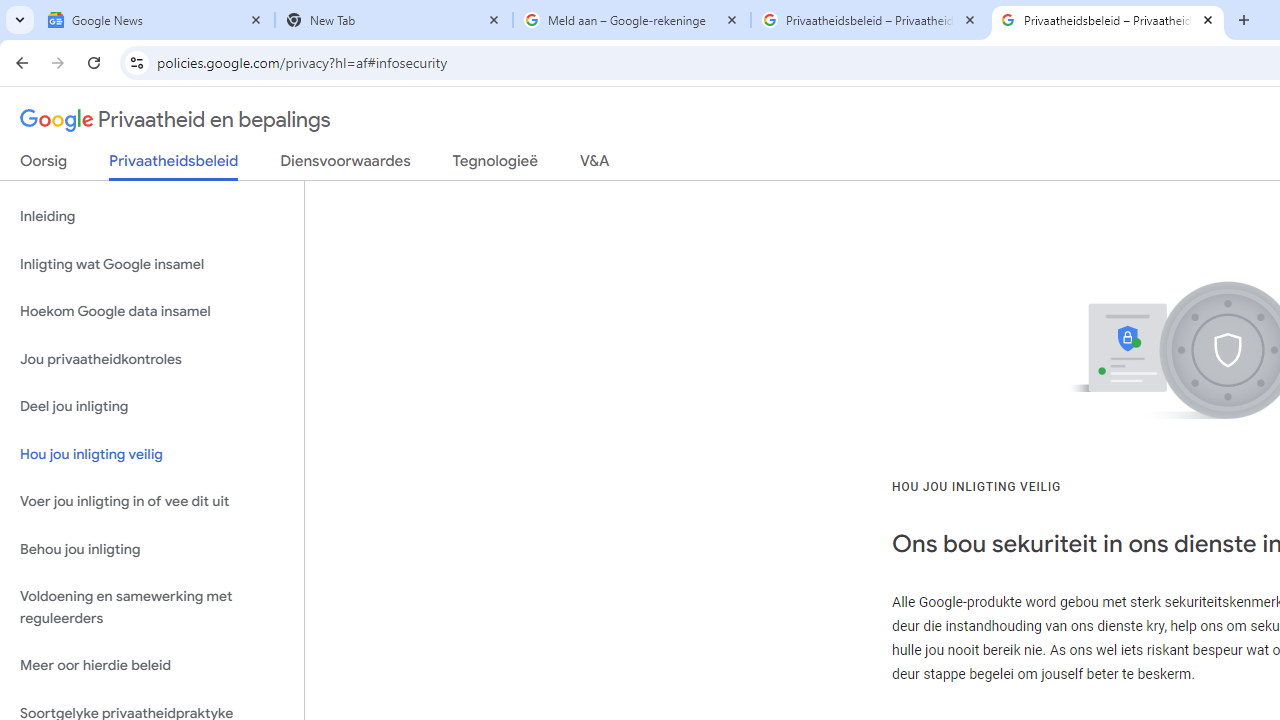  What do you see at coordinates (593, 164) in the screenshot?
I see `'V&A'` at bounding box center [593, 164].